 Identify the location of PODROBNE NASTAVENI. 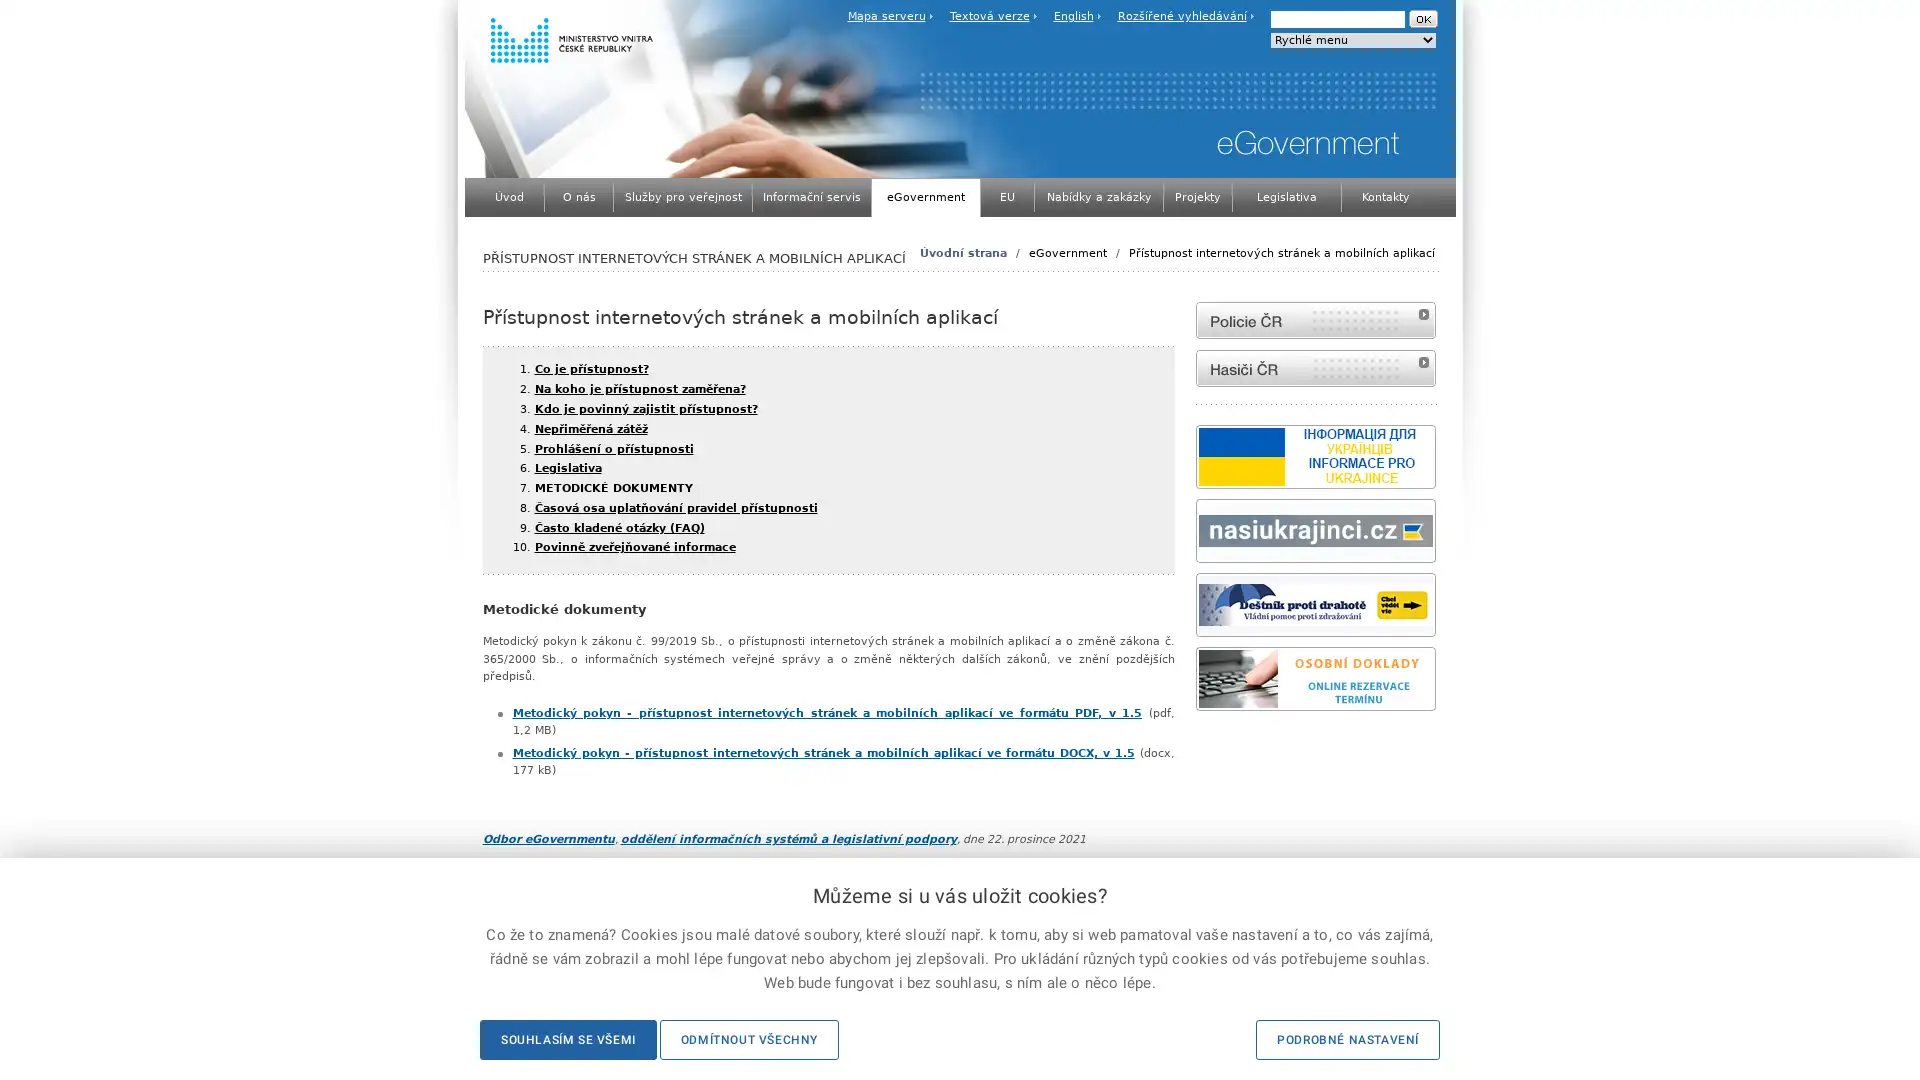
(1348, 1039).